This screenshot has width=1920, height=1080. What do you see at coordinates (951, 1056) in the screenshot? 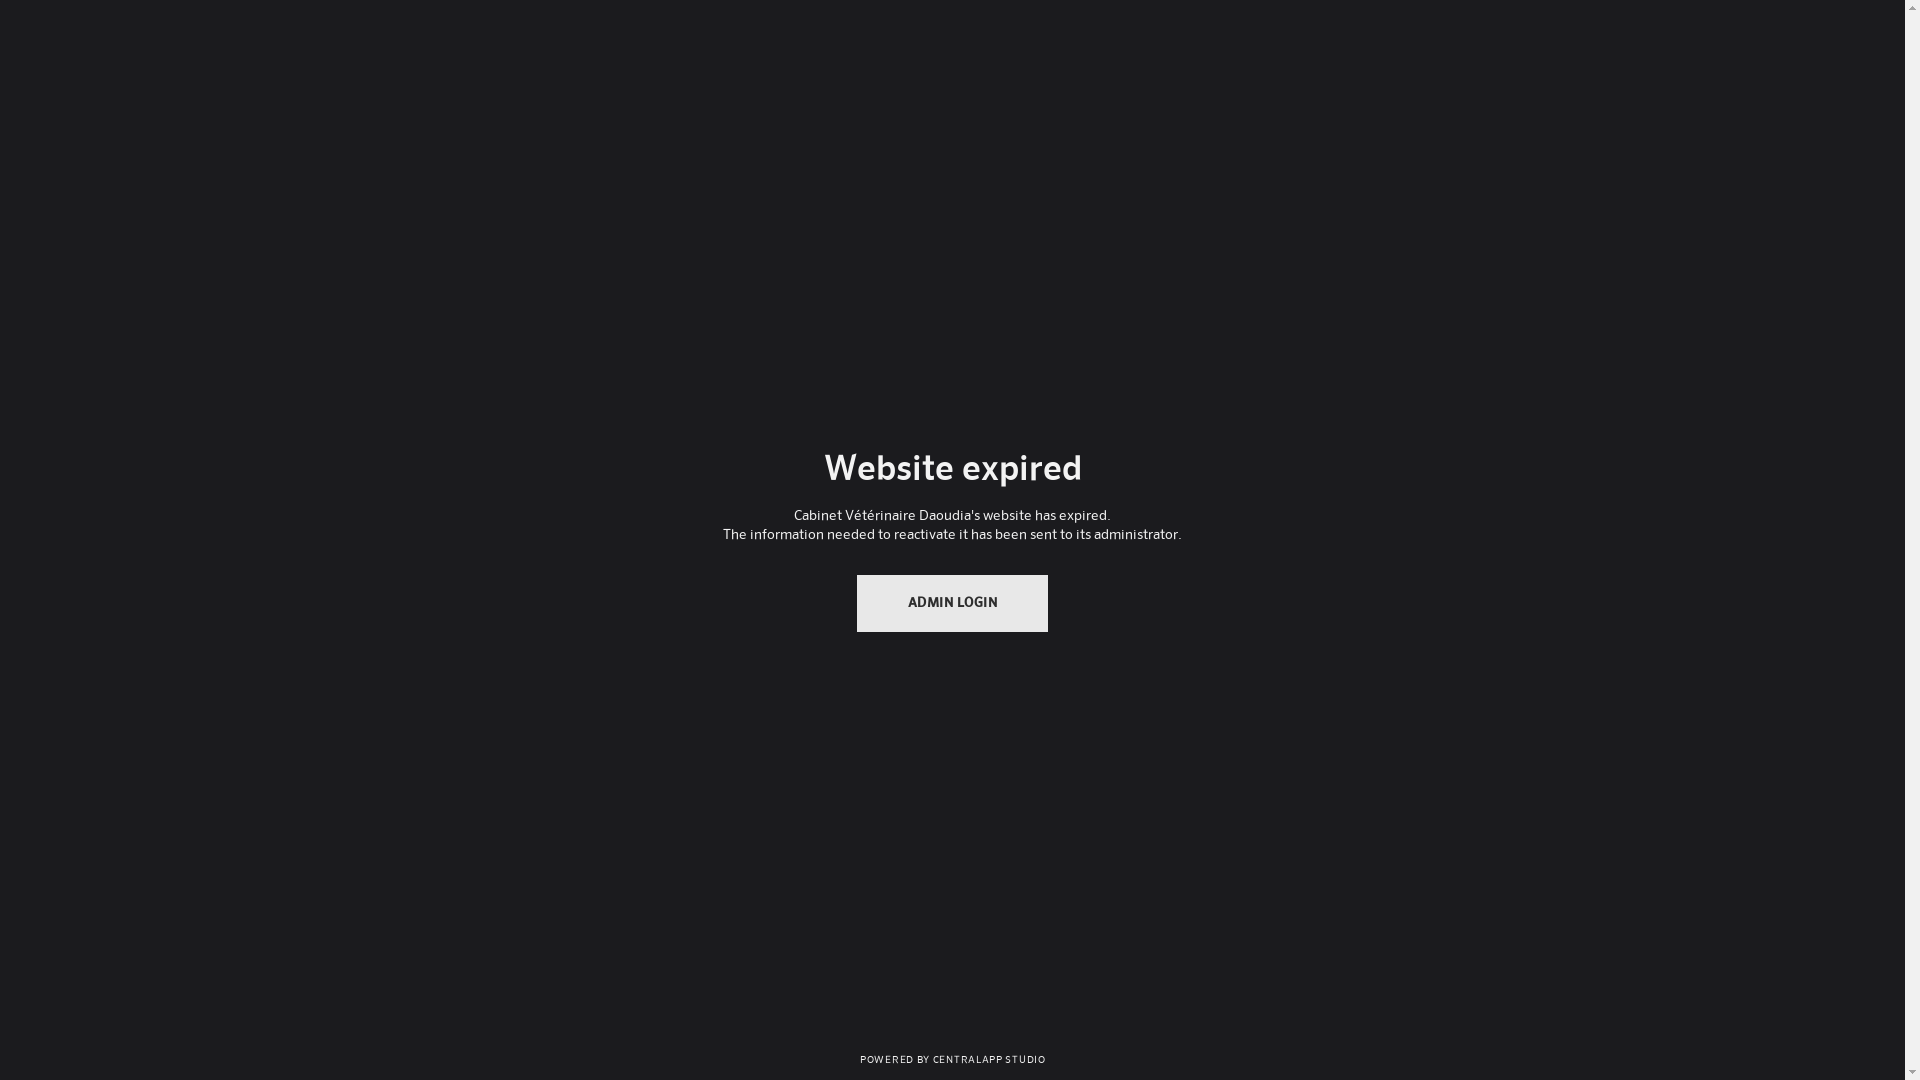
I see `'Powered by Centralapp Studio'` at bounding box center [951, 1056].